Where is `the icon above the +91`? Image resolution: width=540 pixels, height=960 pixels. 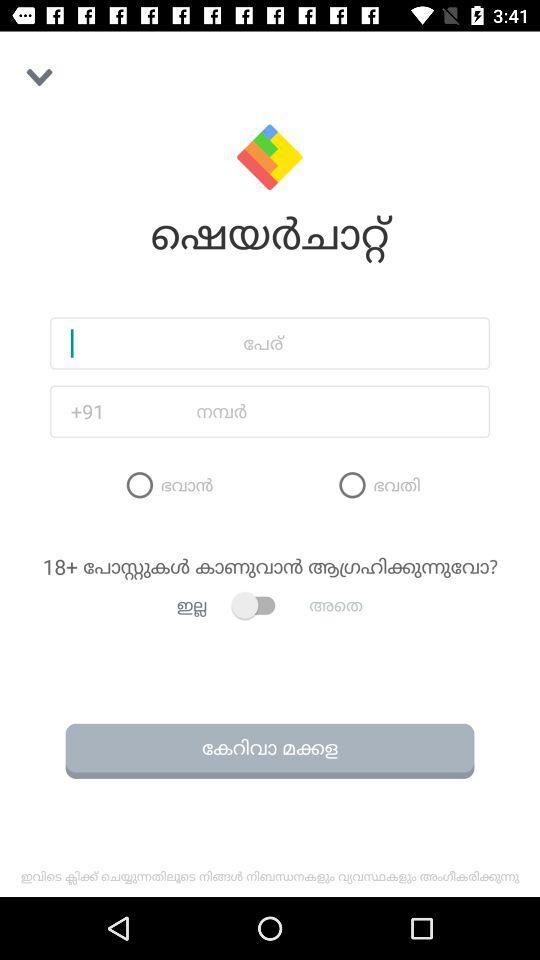 the icon above the +91 is located at coordinates (270, 343).